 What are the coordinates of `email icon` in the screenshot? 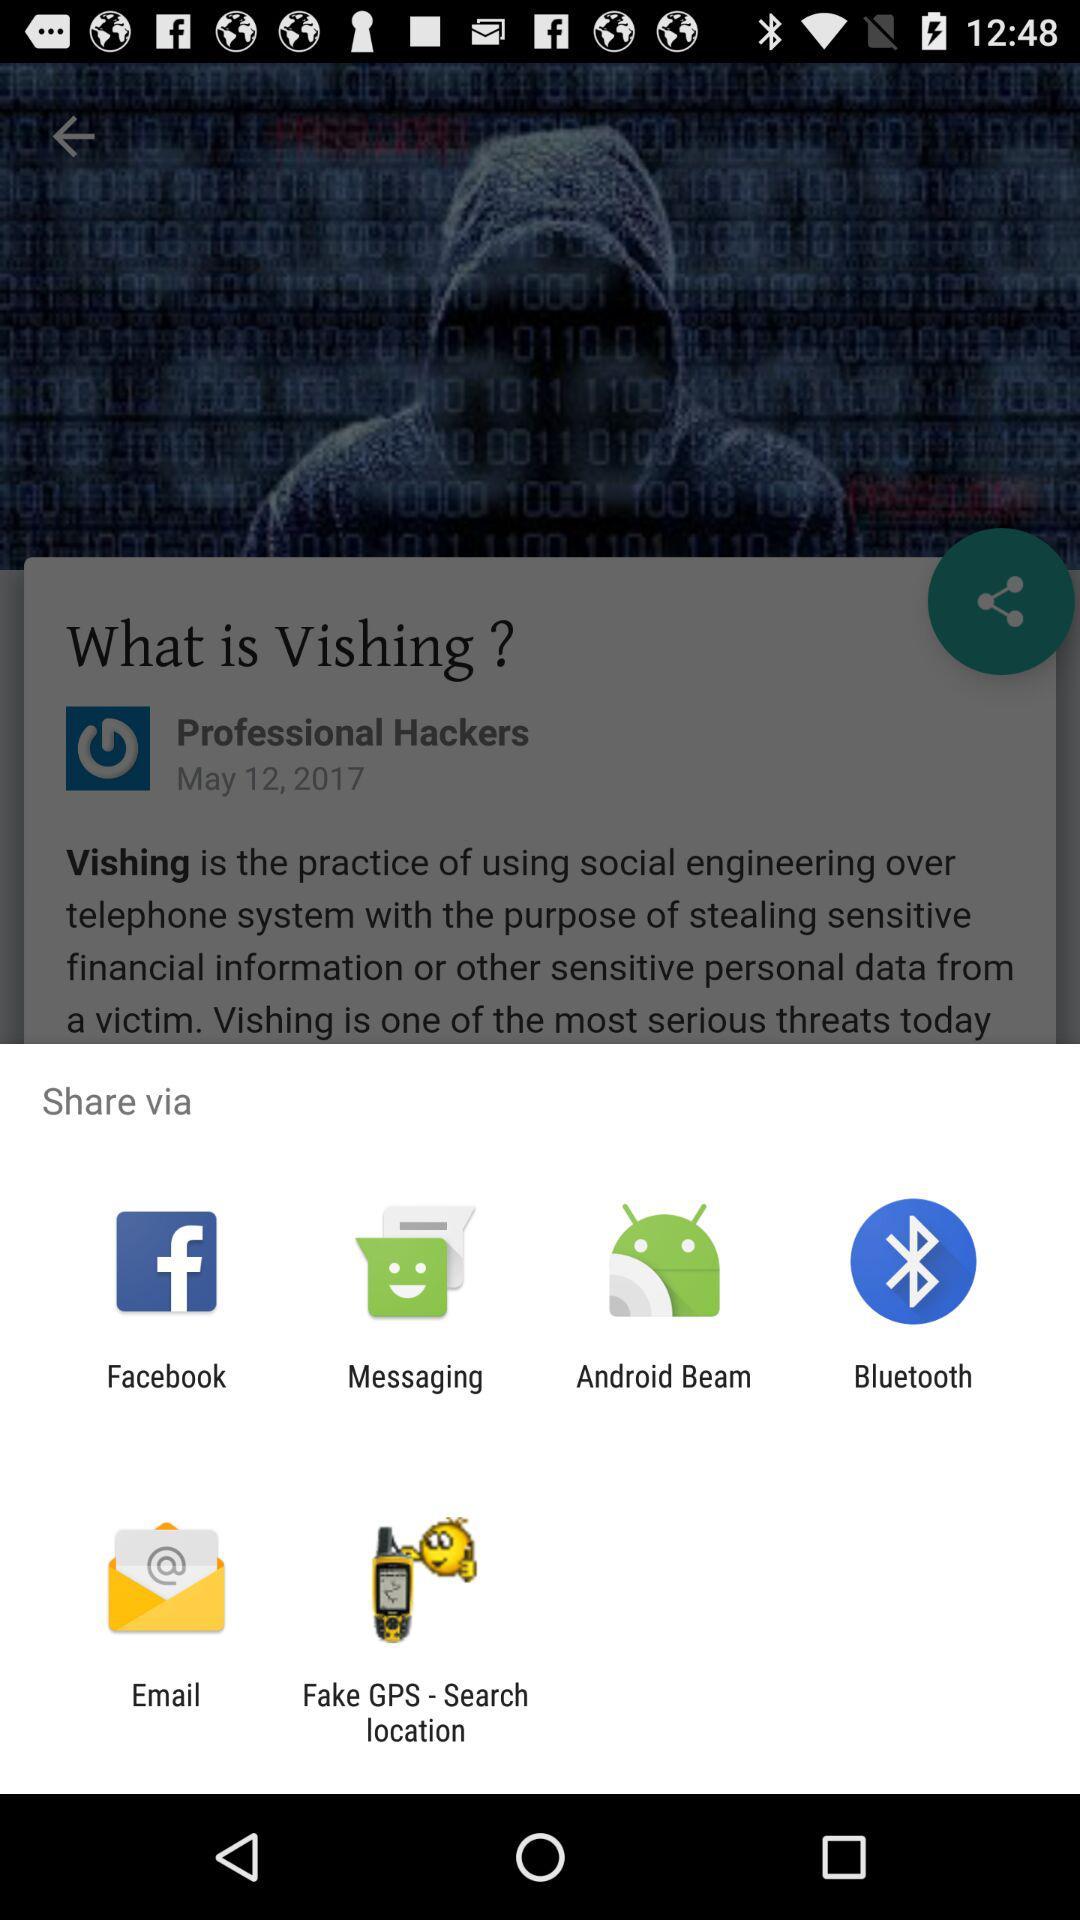 It's located at (165, 1711).